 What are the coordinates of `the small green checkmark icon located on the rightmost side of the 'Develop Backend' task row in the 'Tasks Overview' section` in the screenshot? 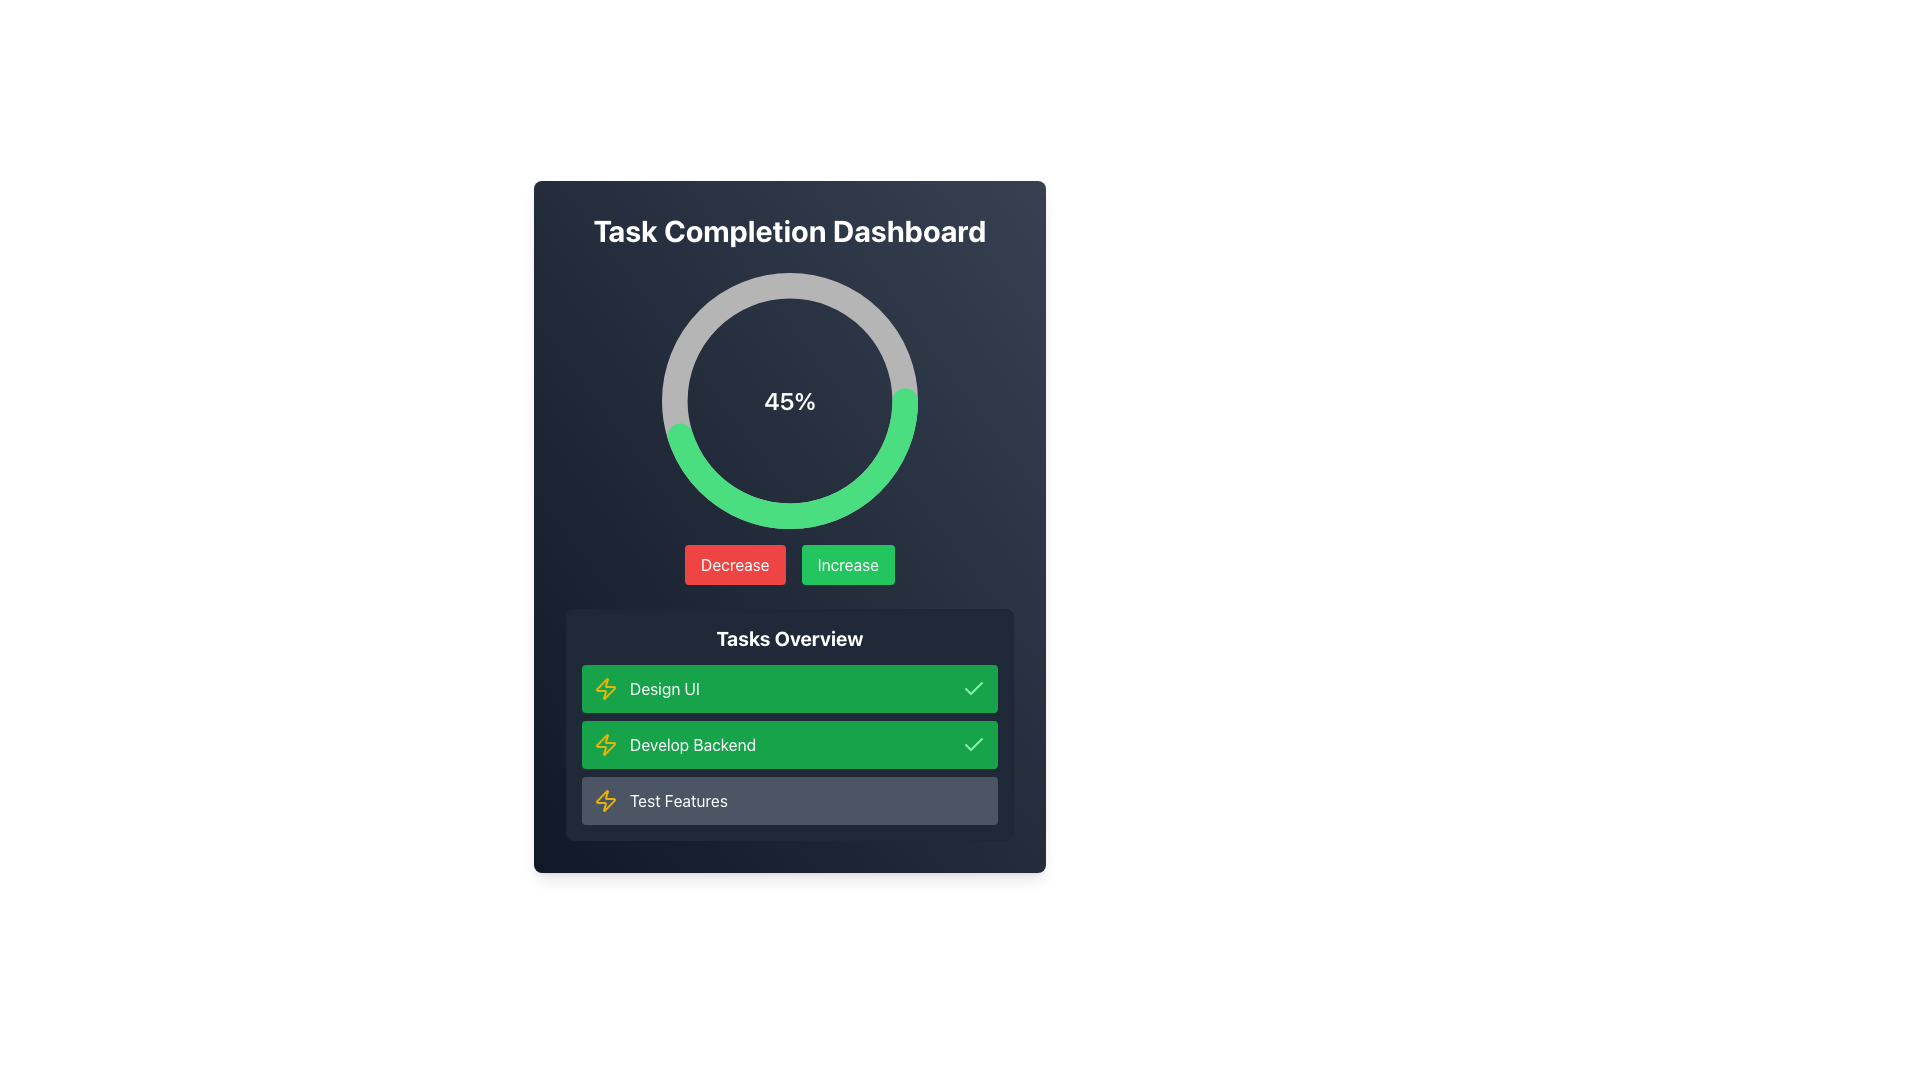 It's located at (974, 687).